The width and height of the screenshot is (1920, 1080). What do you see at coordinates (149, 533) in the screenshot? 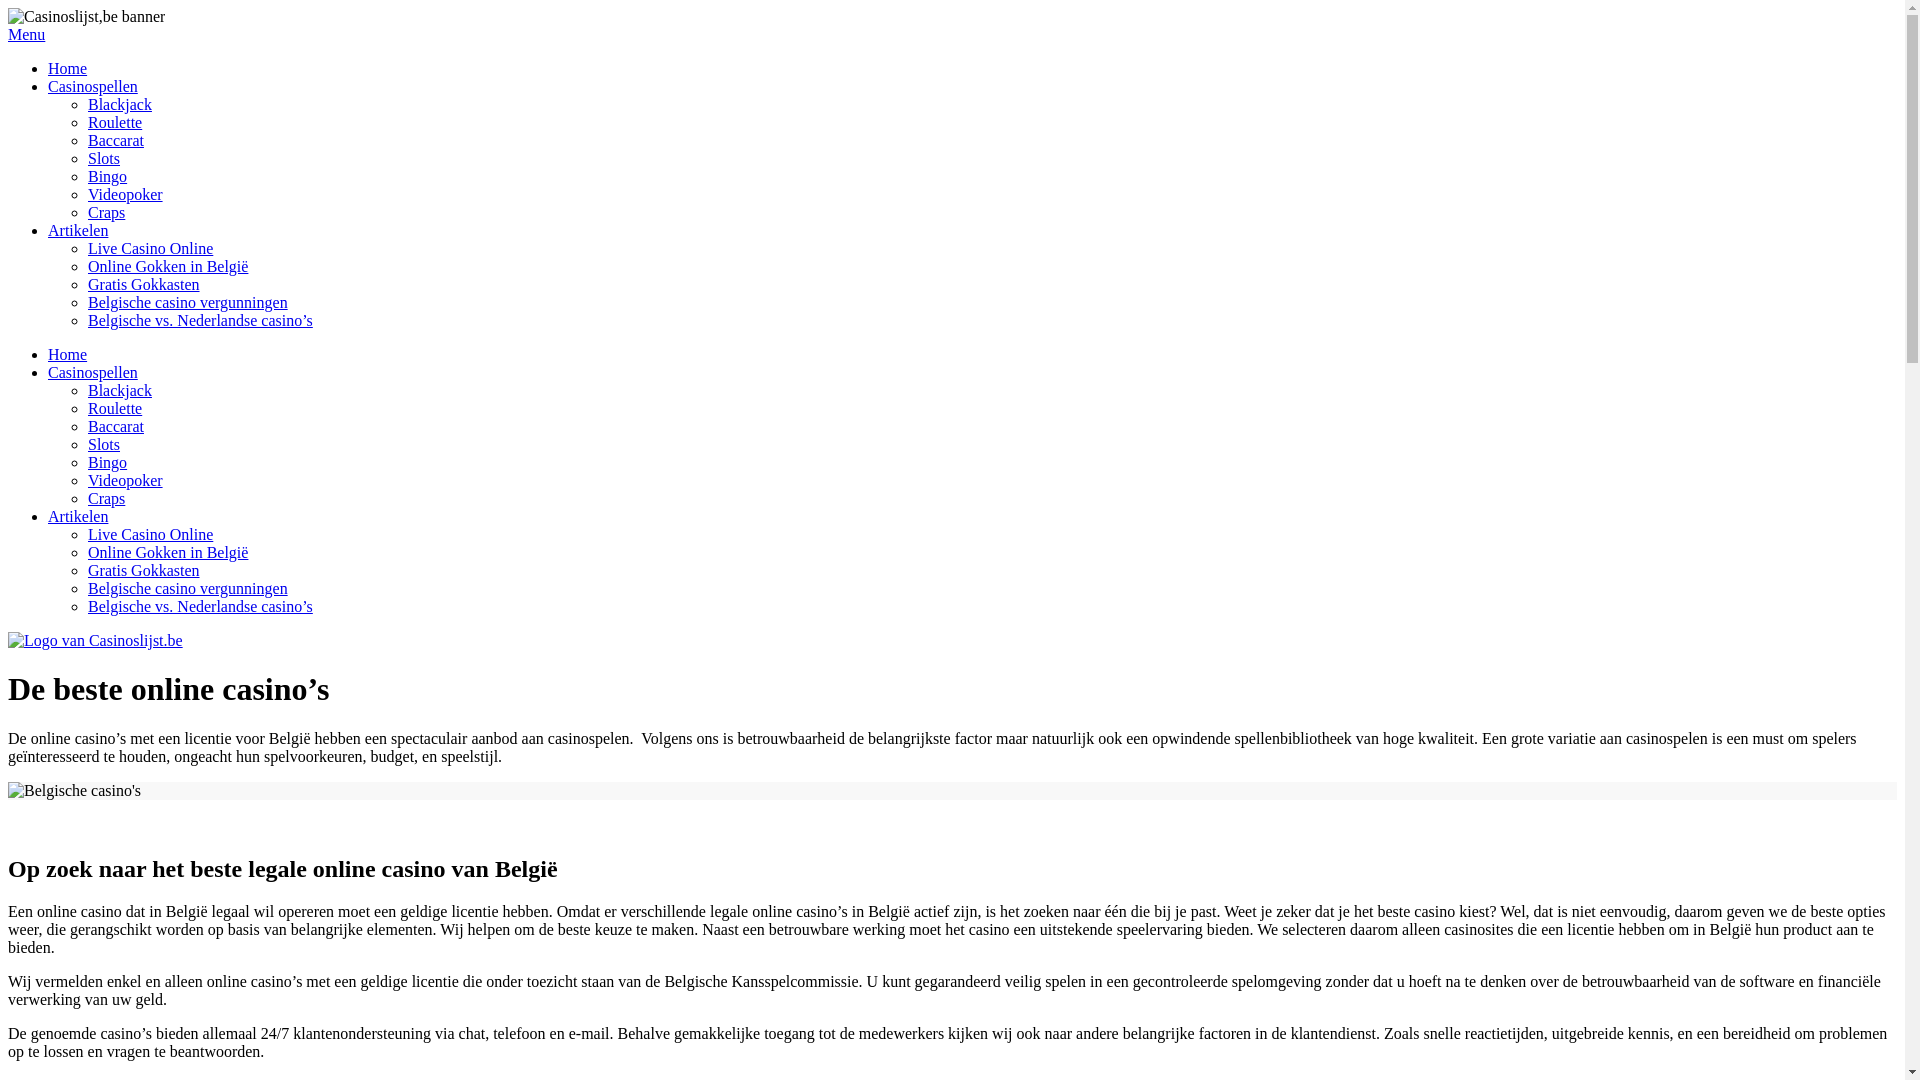
I see `'Live Casino Online'` at bounding box center [149, 533].